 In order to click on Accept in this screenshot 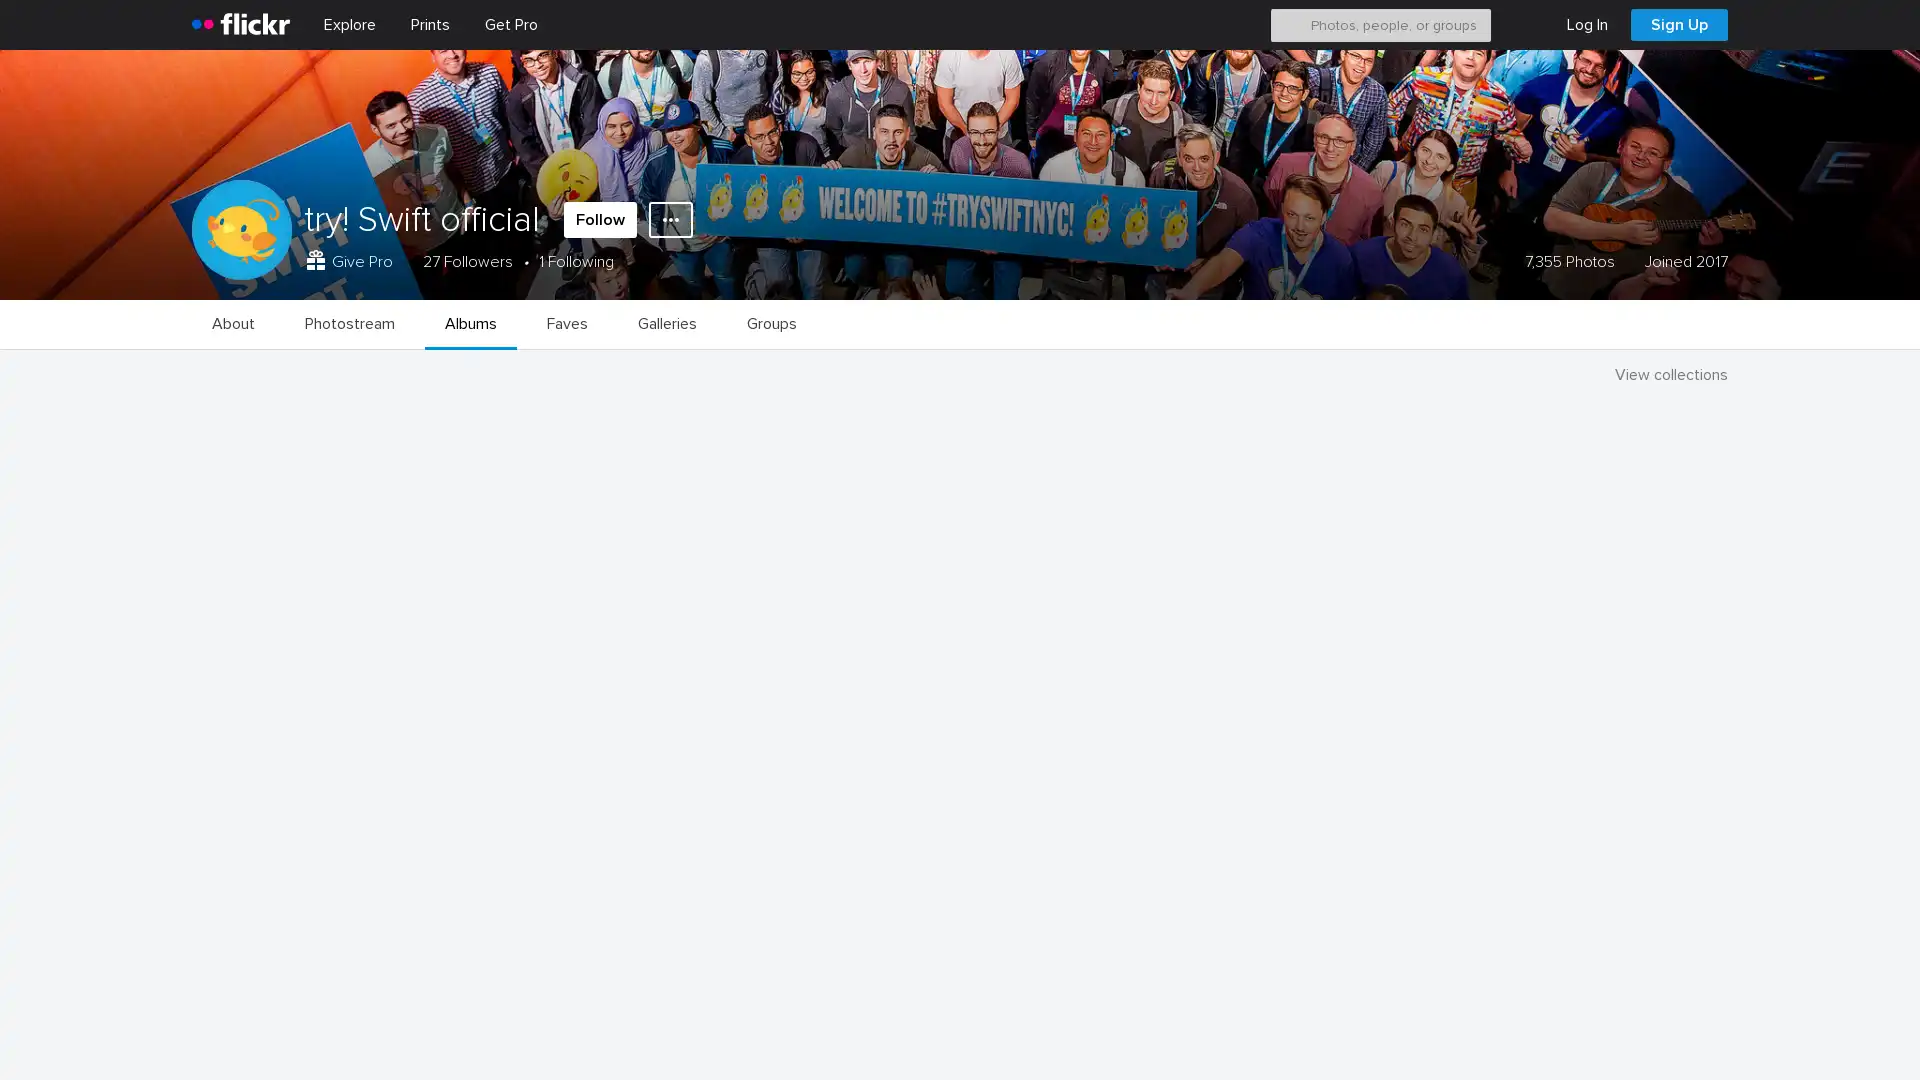, I will do `click(1525, 1041)`.